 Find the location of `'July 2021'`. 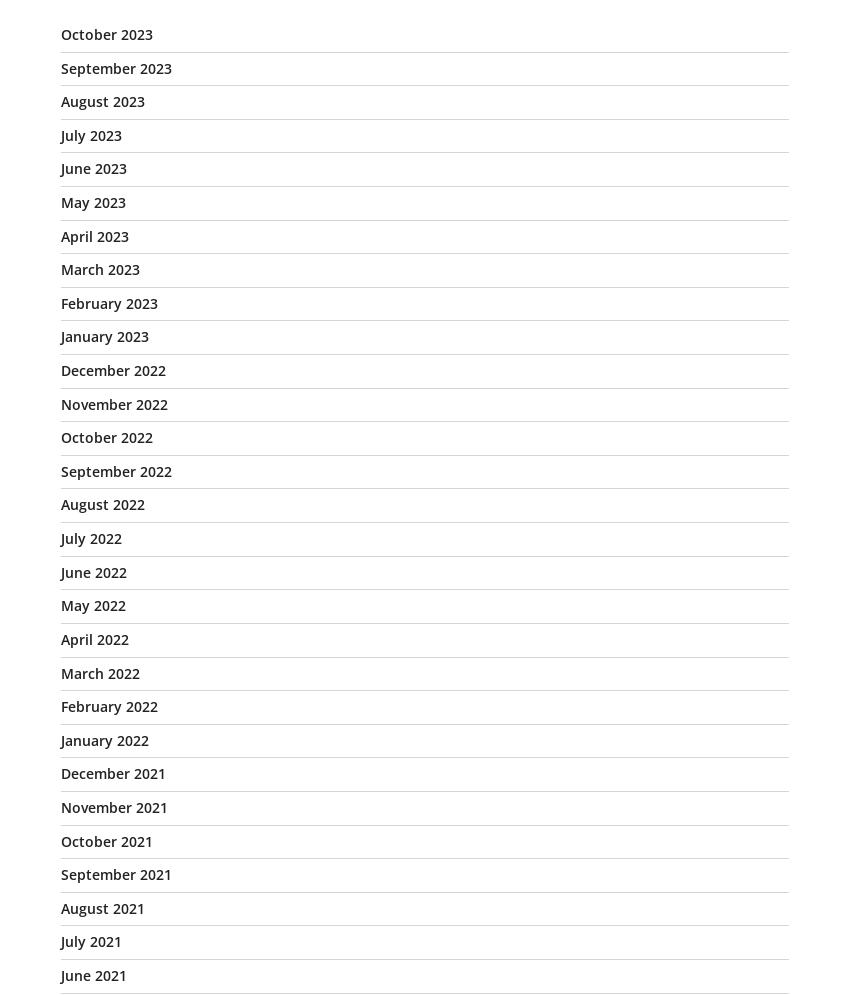

'July 2021' is located at coordinates (90, 941).